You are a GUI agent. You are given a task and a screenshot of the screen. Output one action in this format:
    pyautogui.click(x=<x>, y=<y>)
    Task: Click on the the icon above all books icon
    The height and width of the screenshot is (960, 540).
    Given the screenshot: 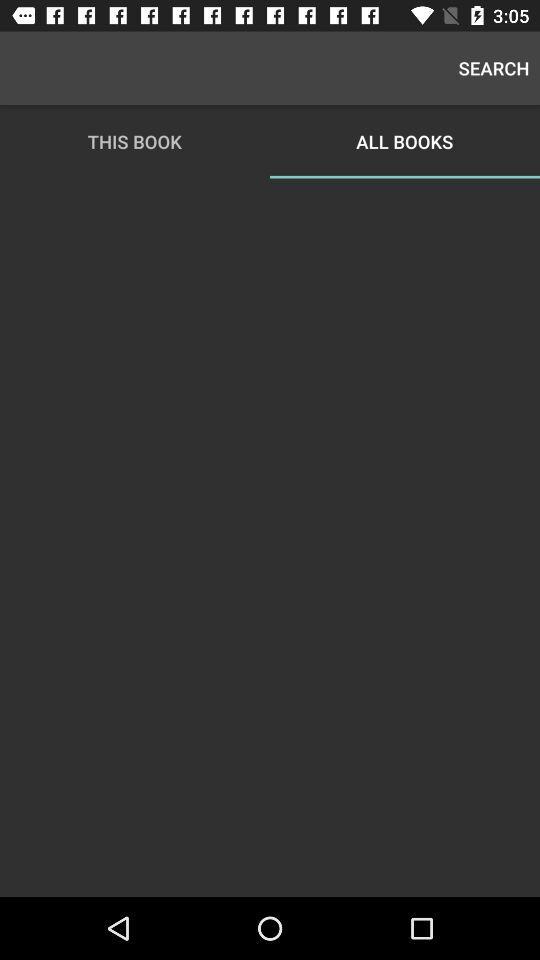 What is the action you would take?
    pyautogui.click(x=493, y=68)
    